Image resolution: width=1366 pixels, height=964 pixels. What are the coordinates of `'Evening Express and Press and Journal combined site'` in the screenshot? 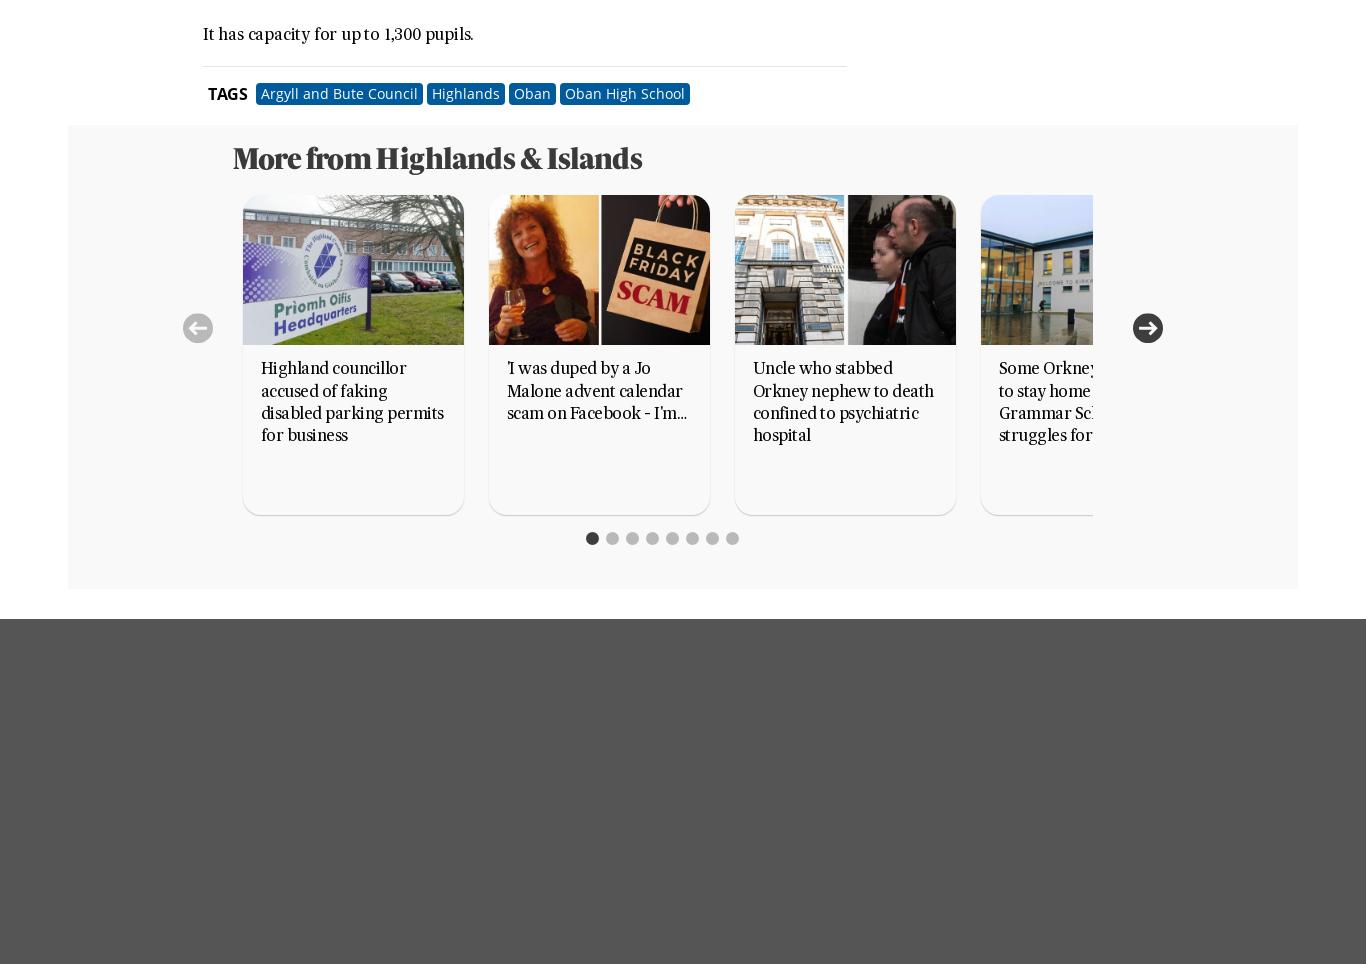 It's located at (824, 836).